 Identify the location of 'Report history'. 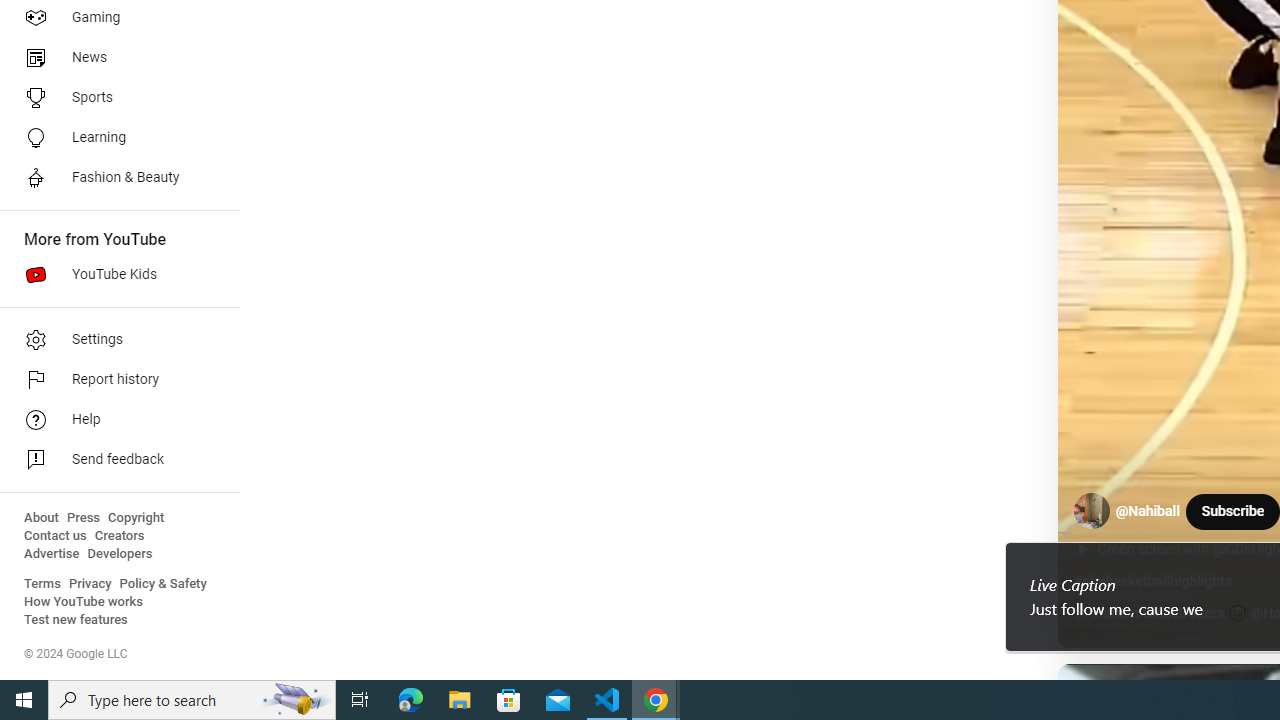
(112, 380).